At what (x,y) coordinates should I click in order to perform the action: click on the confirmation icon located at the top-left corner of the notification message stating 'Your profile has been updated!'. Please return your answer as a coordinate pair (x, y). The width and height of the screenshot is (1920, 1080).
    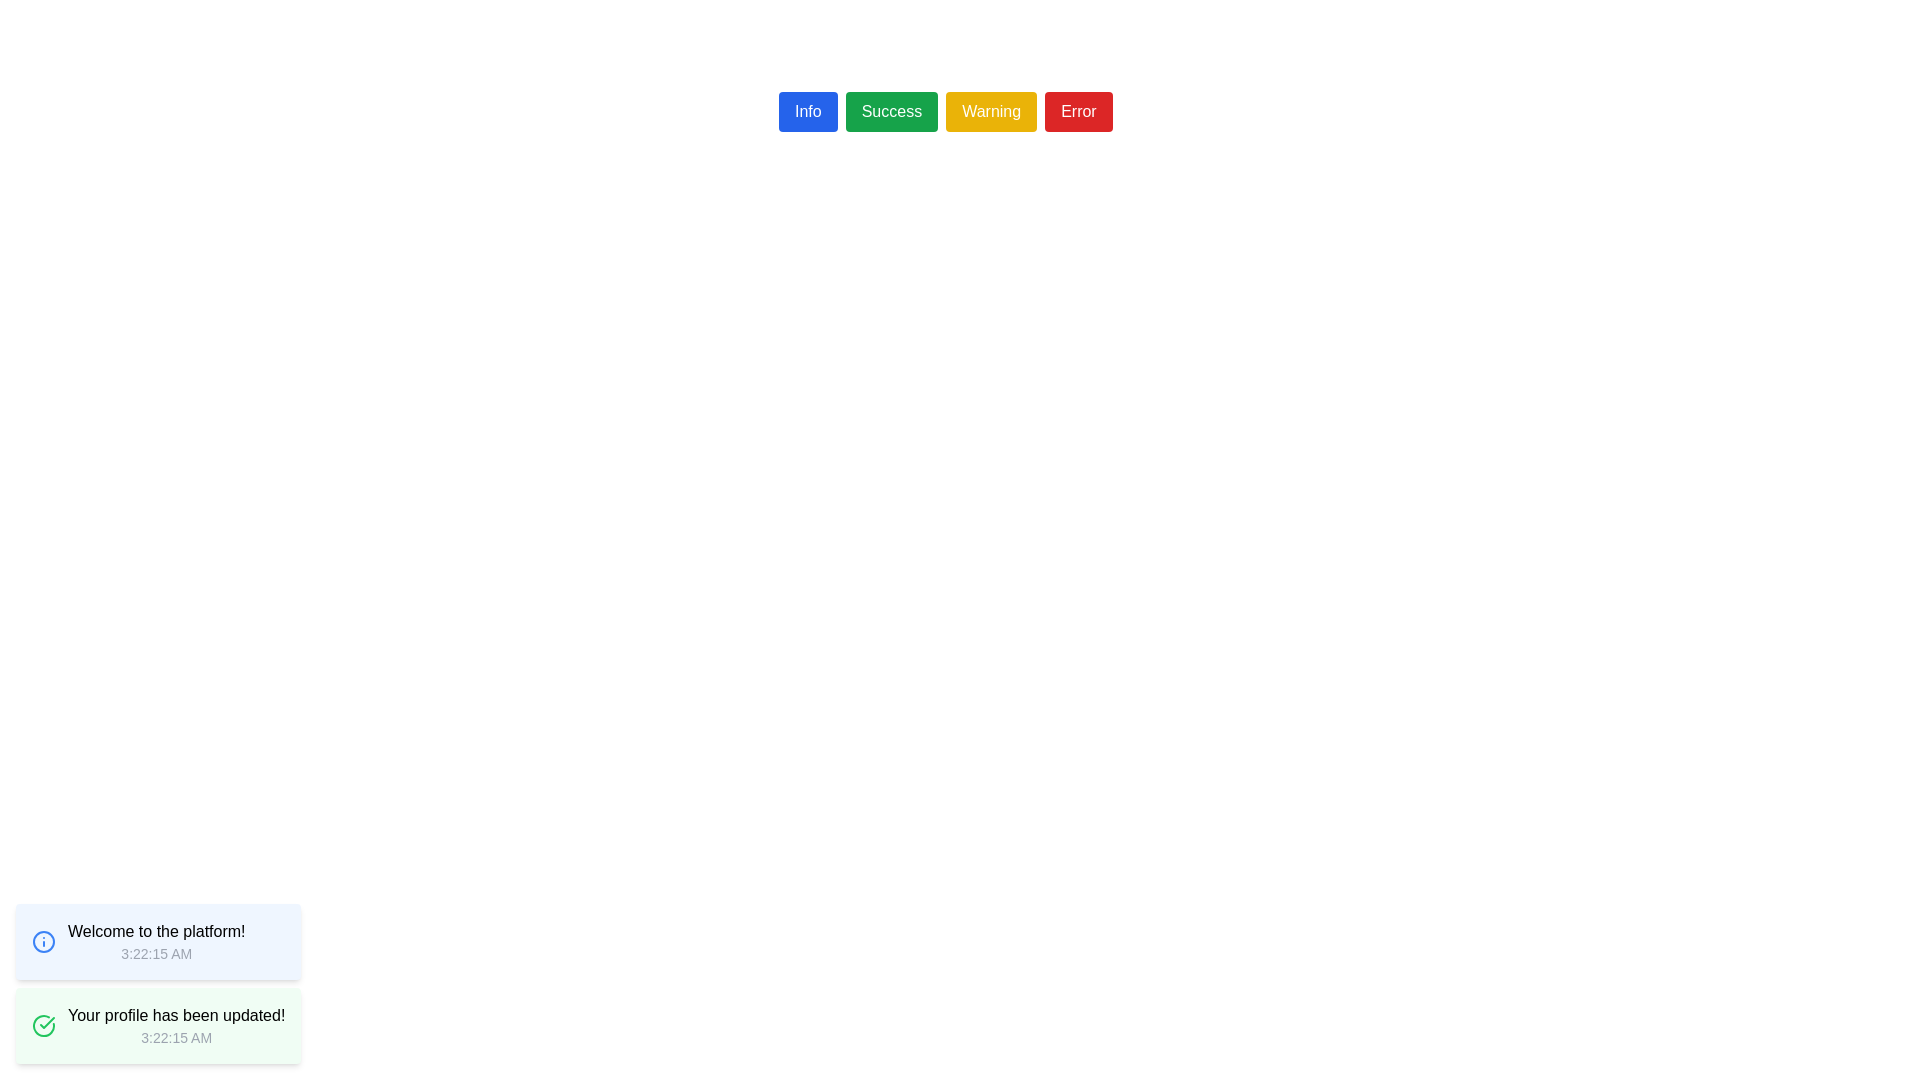
    Looking at the image, I should click on (43, 1026).